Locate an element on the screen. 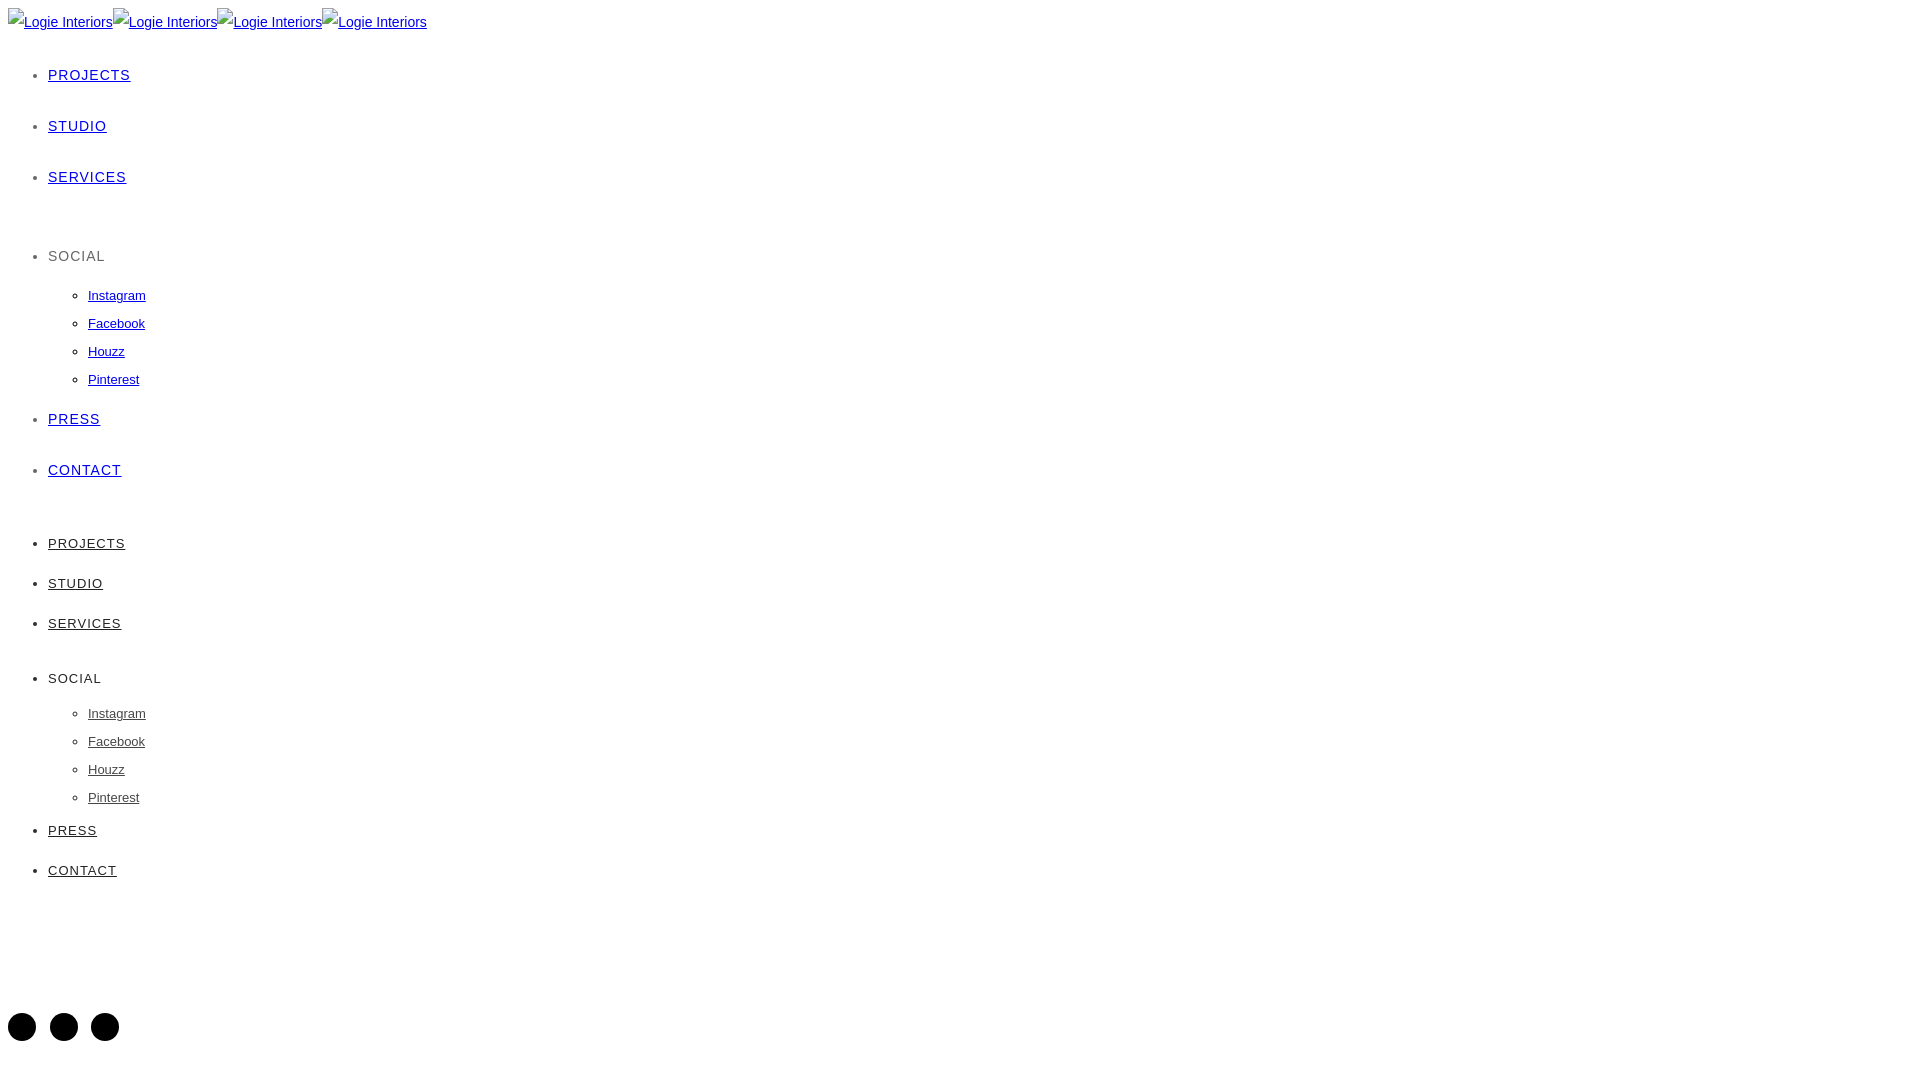 The image size is (1920, 1080). 'Facebook' is located at coordinates (115, 322).